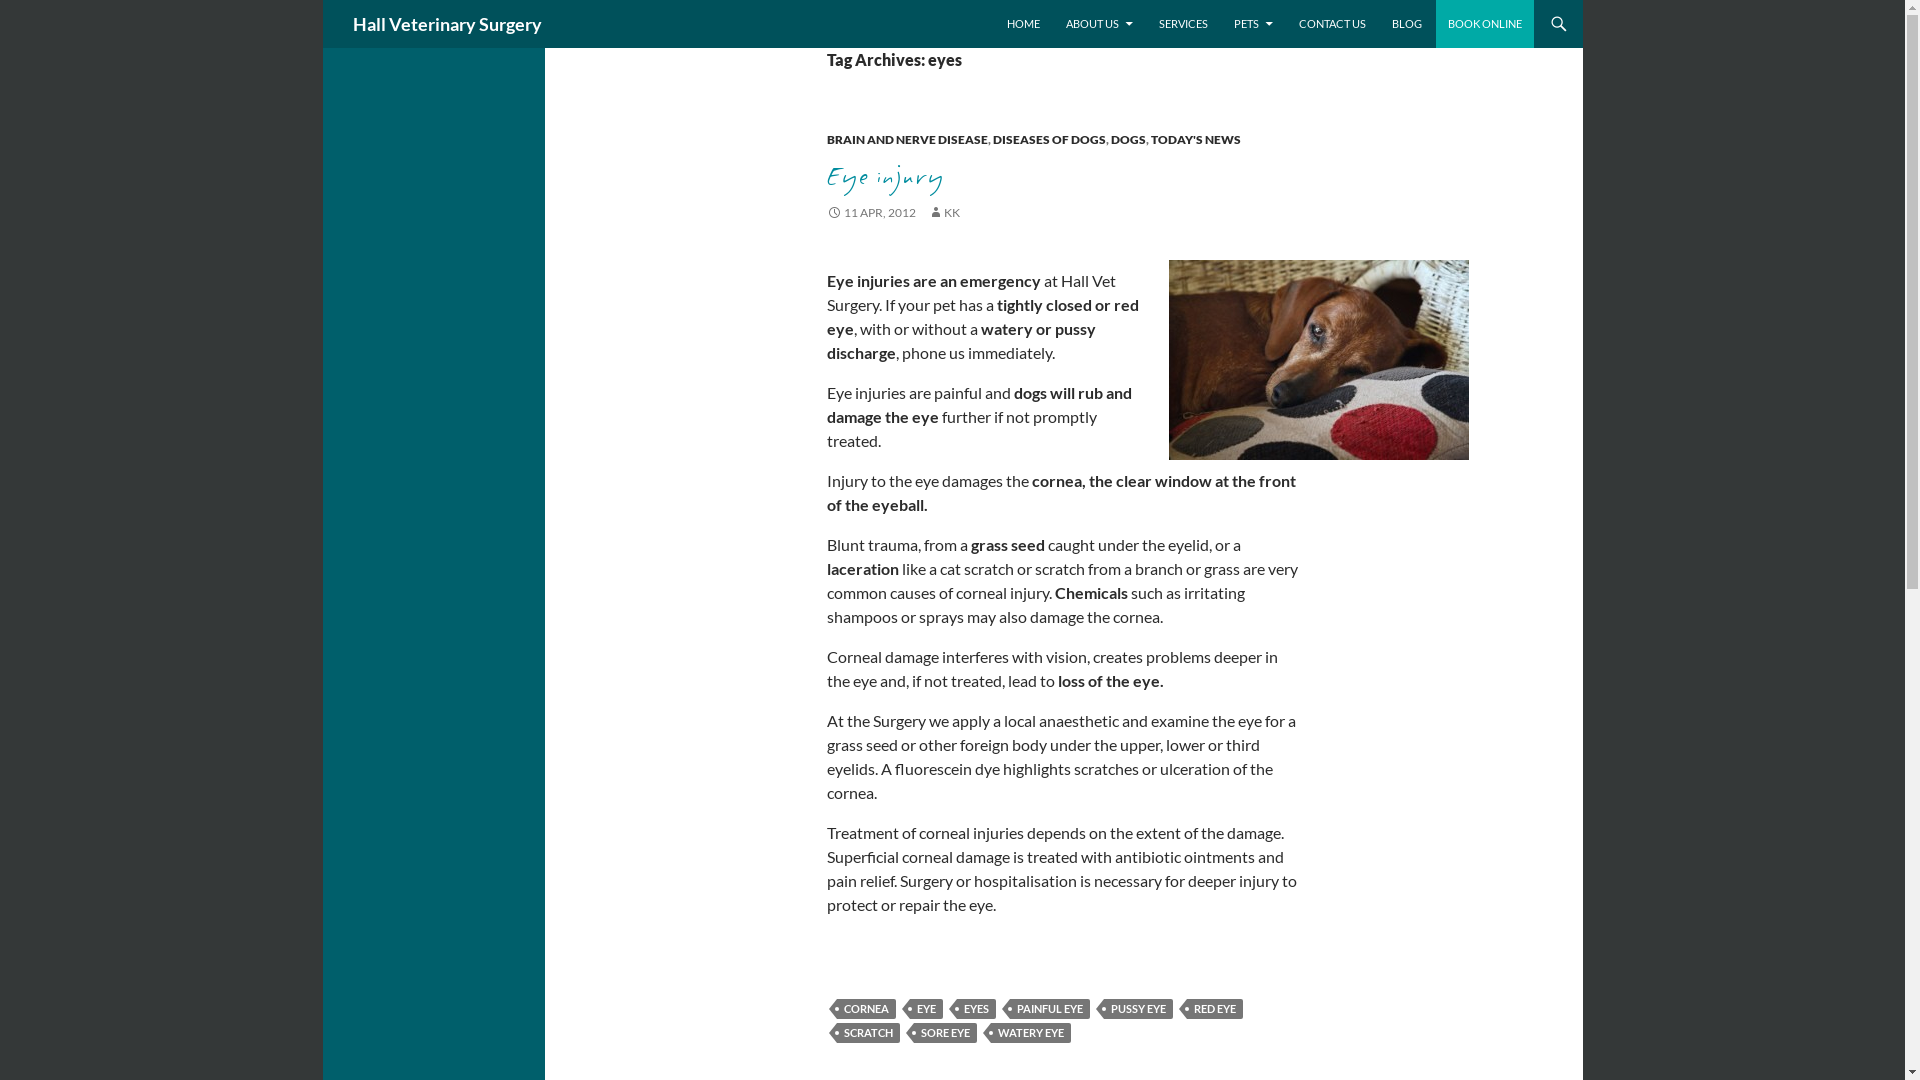 This screenshot has width=1920, height=1080. Describe the element at coordinates (1405, 23) in the screenshot. I see `'BLOG'` at that location.